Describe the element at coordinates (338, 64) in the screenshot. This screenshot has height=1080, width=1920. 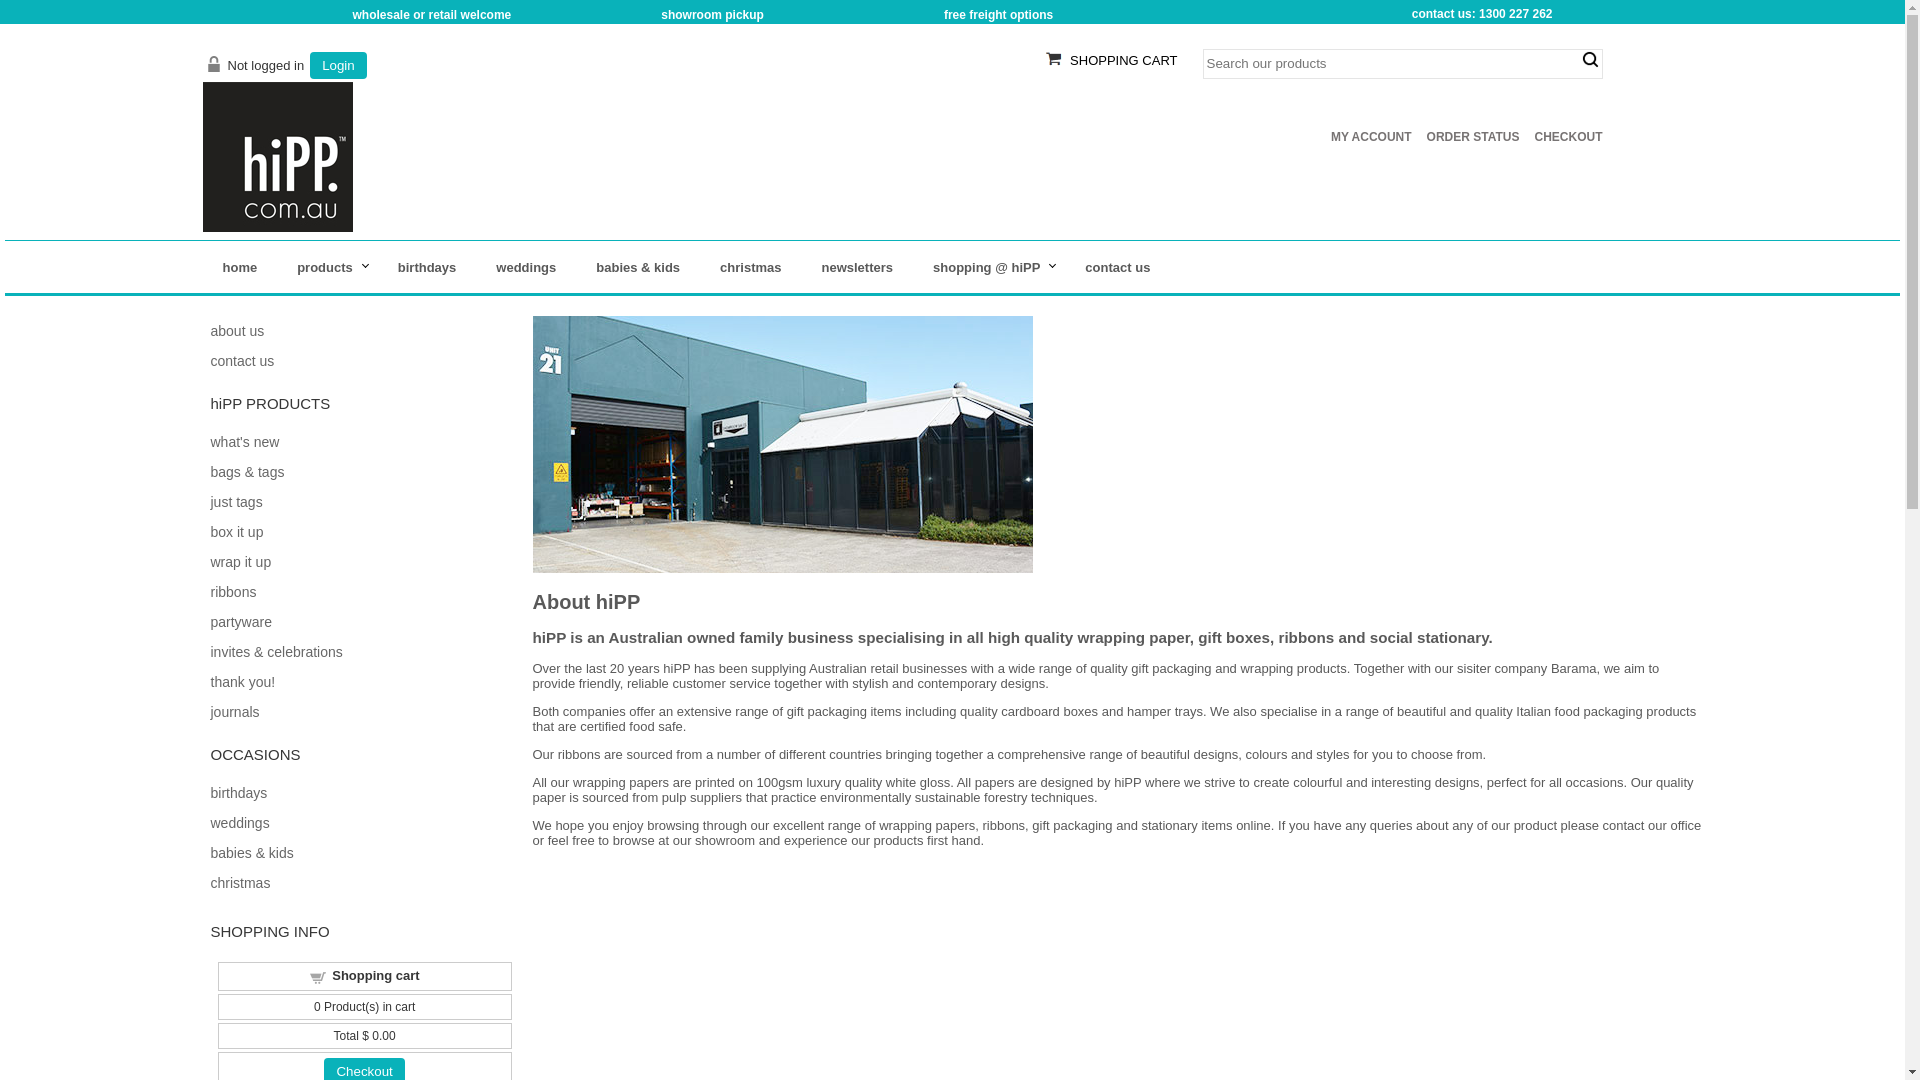
I see `'Login'` at that location.